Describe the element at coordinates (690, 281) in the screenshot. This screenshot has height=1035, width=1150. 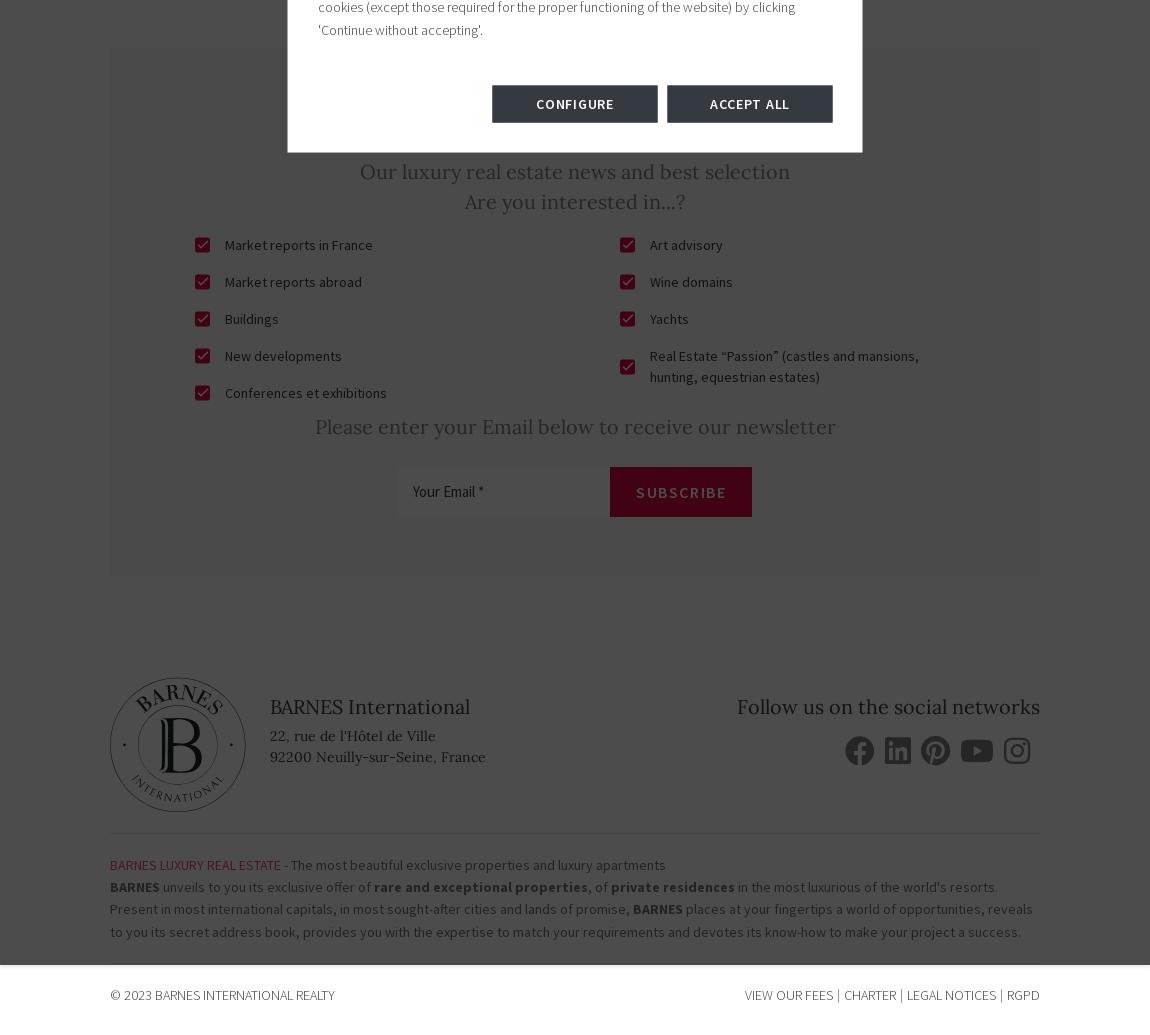
I see `'Wine domains'` at that location.